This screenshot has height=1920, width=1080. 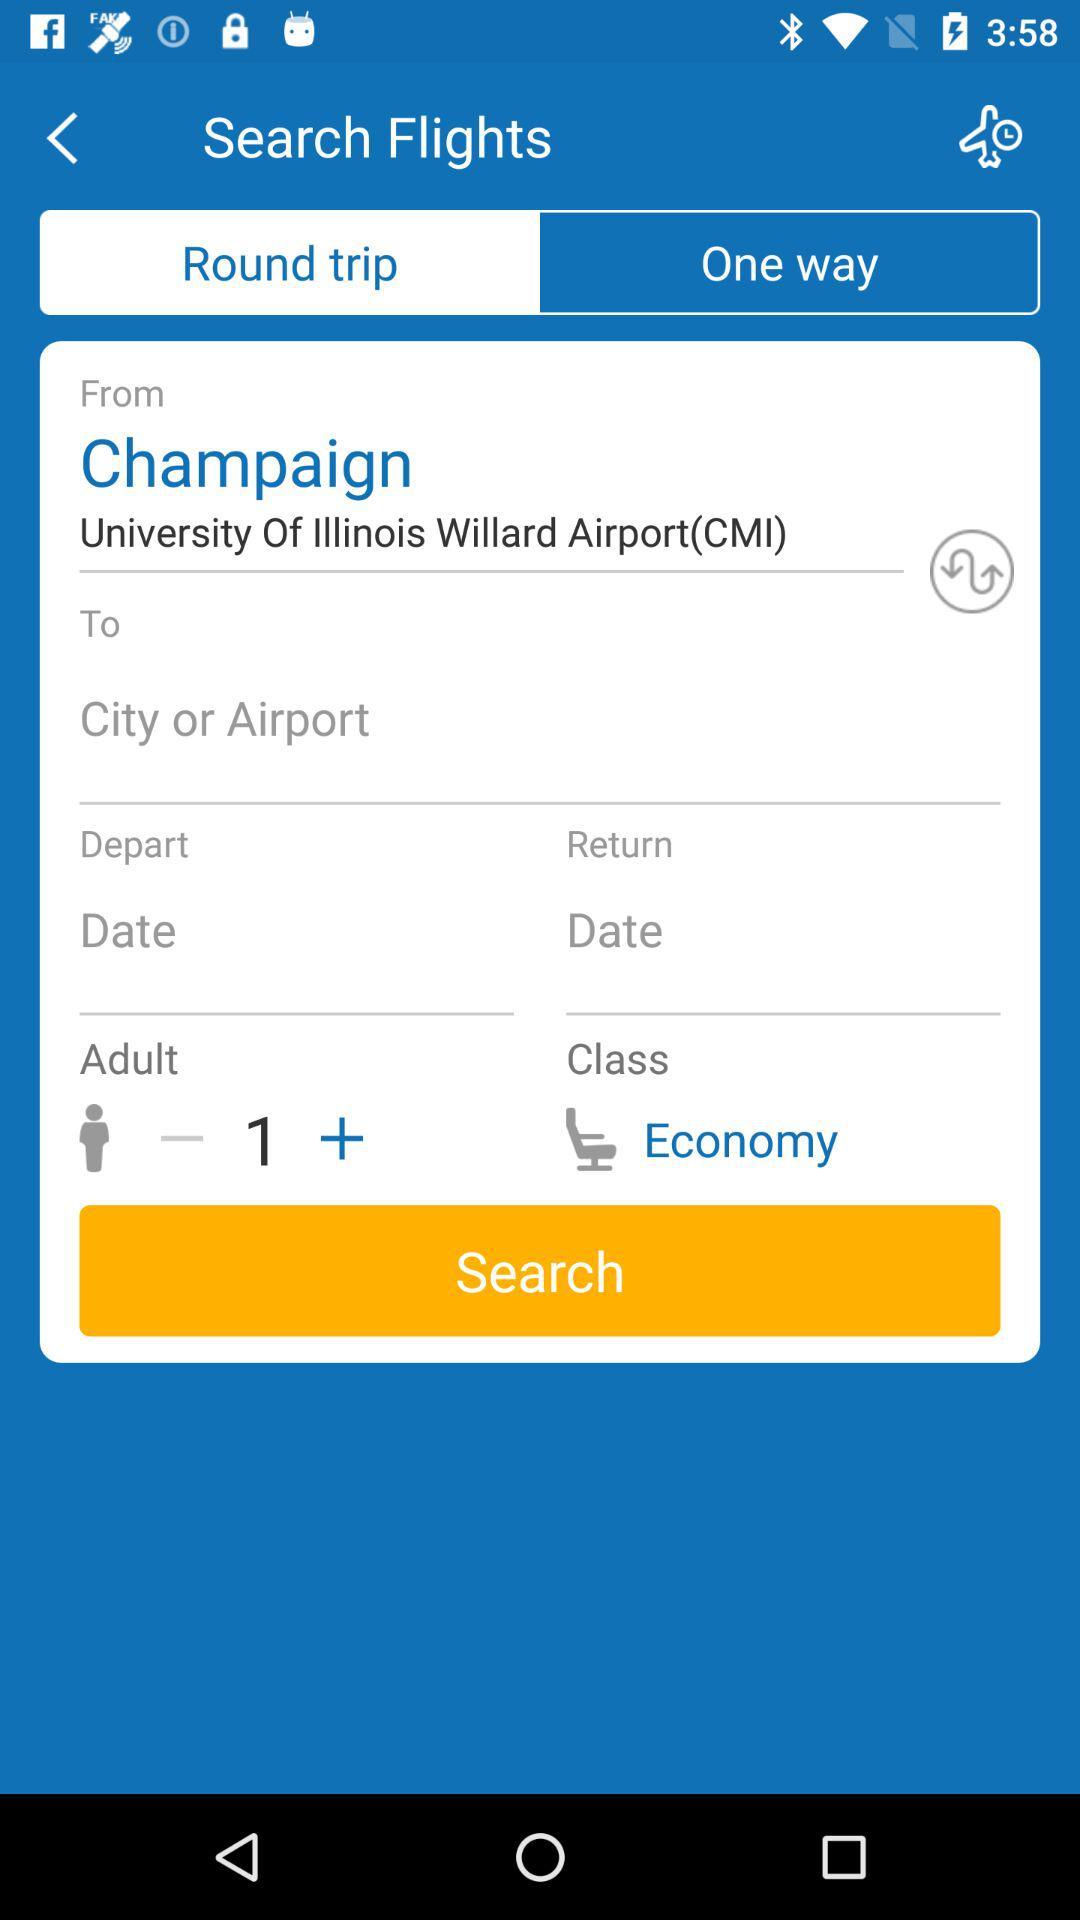 What do you see at coordinates (971, 570) in the screenshot?
I see `item below the champaign icon` at bounding box center [971, 570].